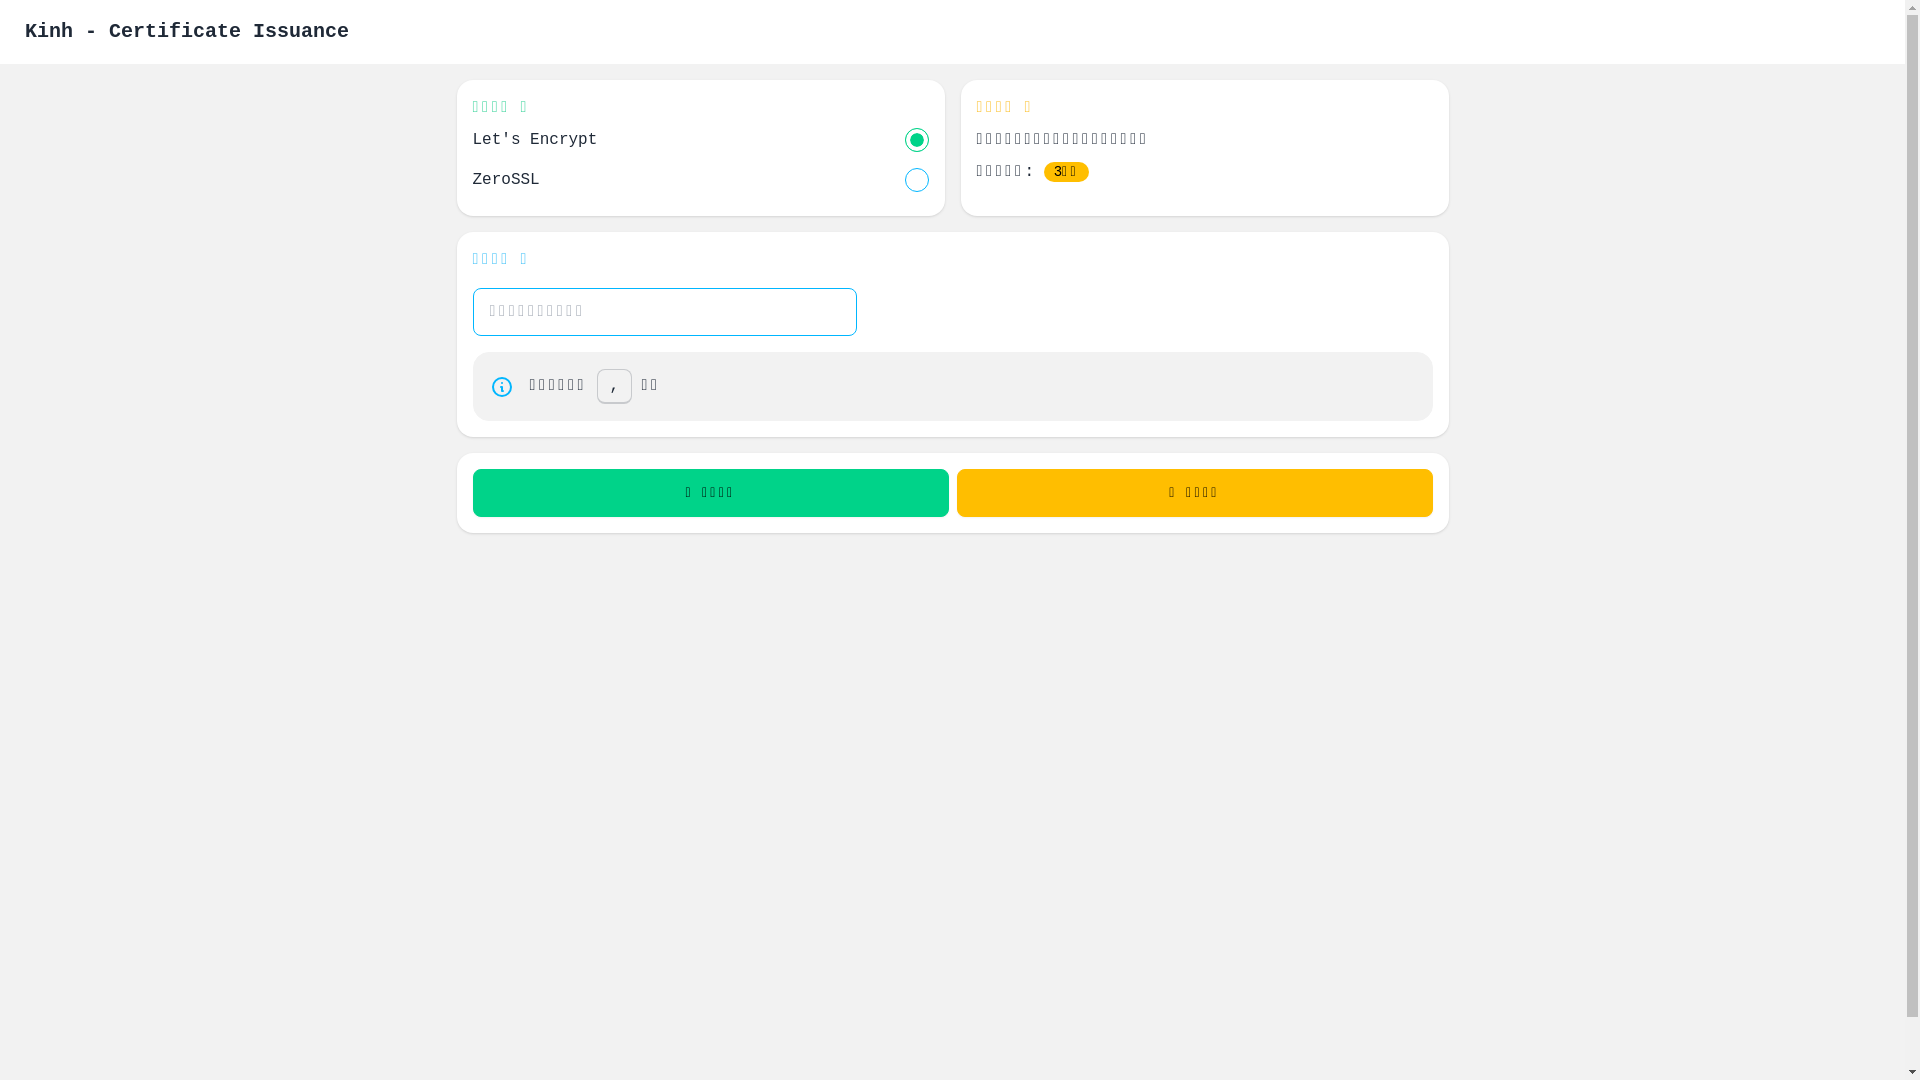  Describe the element at coordinates (187, 31) in the screenshot. I see `'Kinh - Certificate Issuance'` at that location.